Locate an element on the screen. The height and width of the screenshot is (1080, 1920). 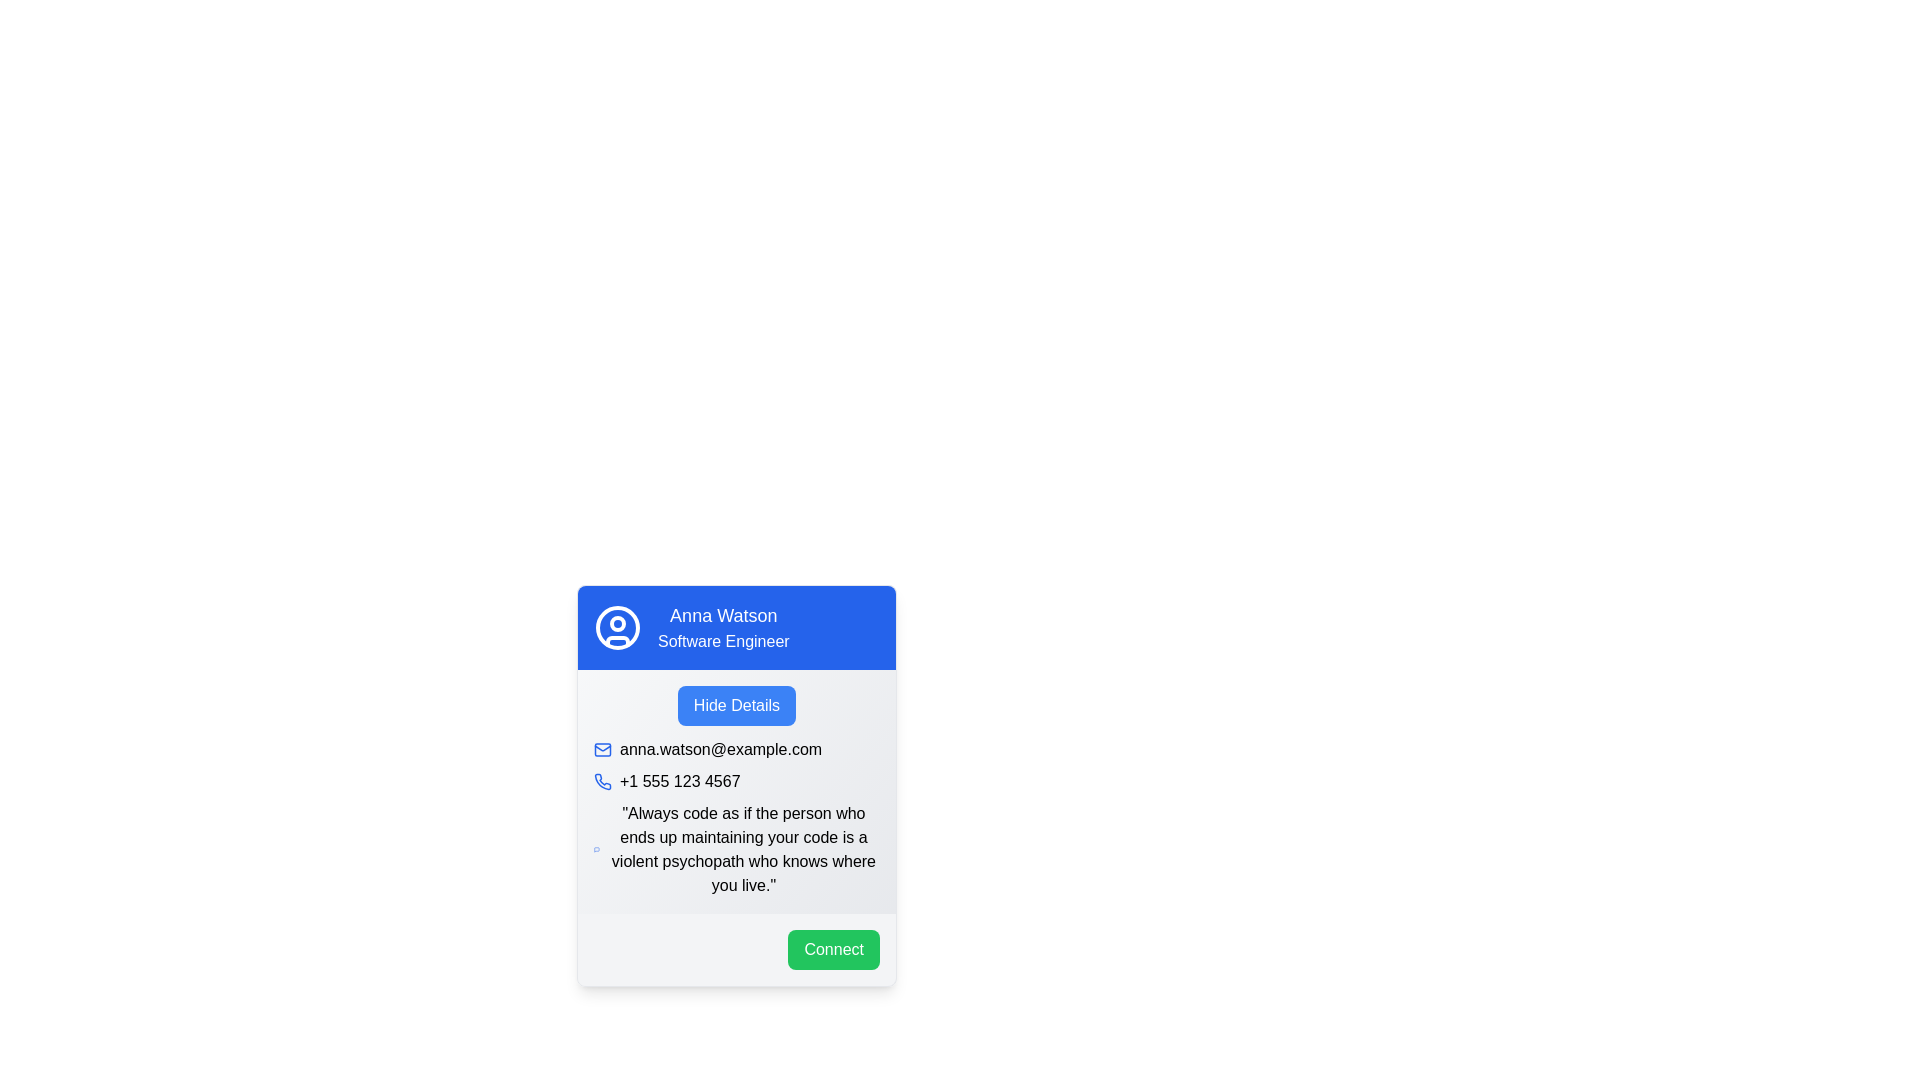
the phone icon that represents calling functionality, located to the left of the text '+1 555 123 4567' is located at coordinates (602, 781).